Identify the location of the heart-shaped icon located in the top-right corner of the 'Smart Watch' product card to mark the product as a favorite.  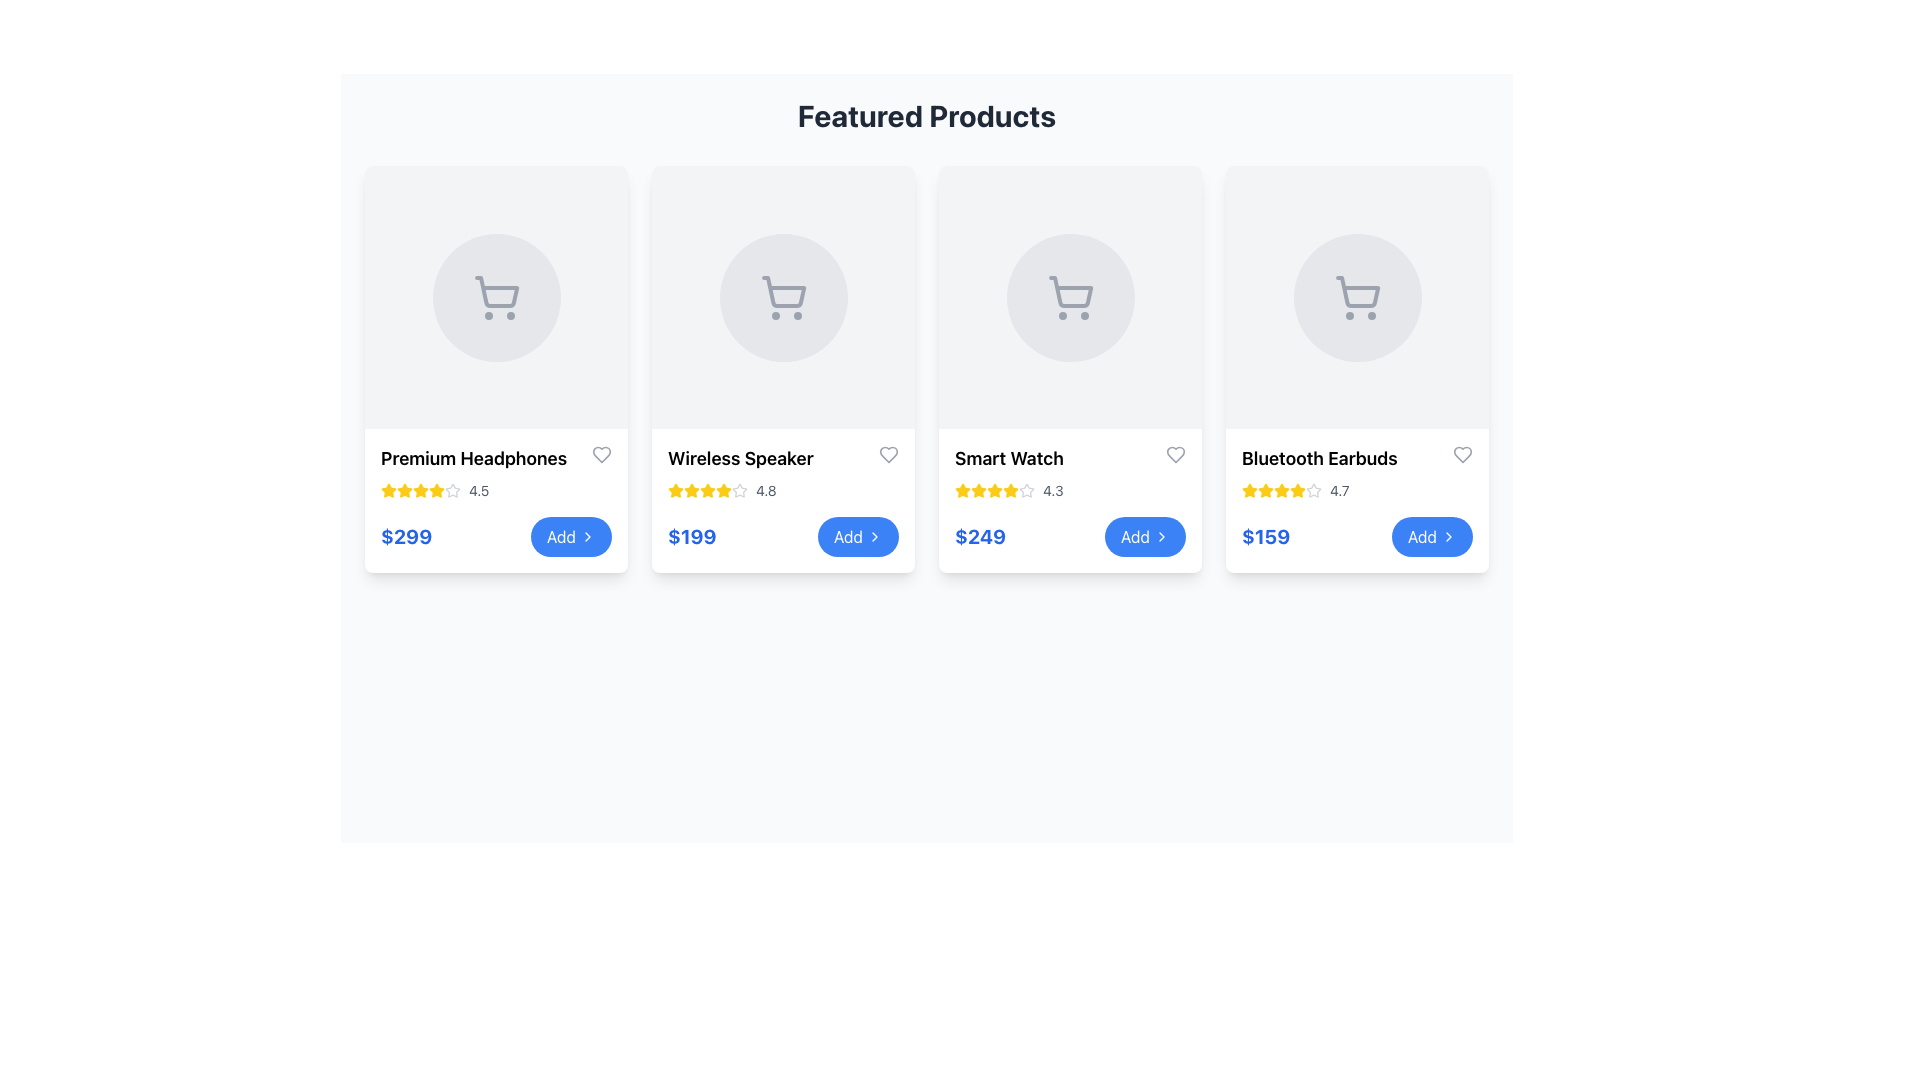
(1176, 455).